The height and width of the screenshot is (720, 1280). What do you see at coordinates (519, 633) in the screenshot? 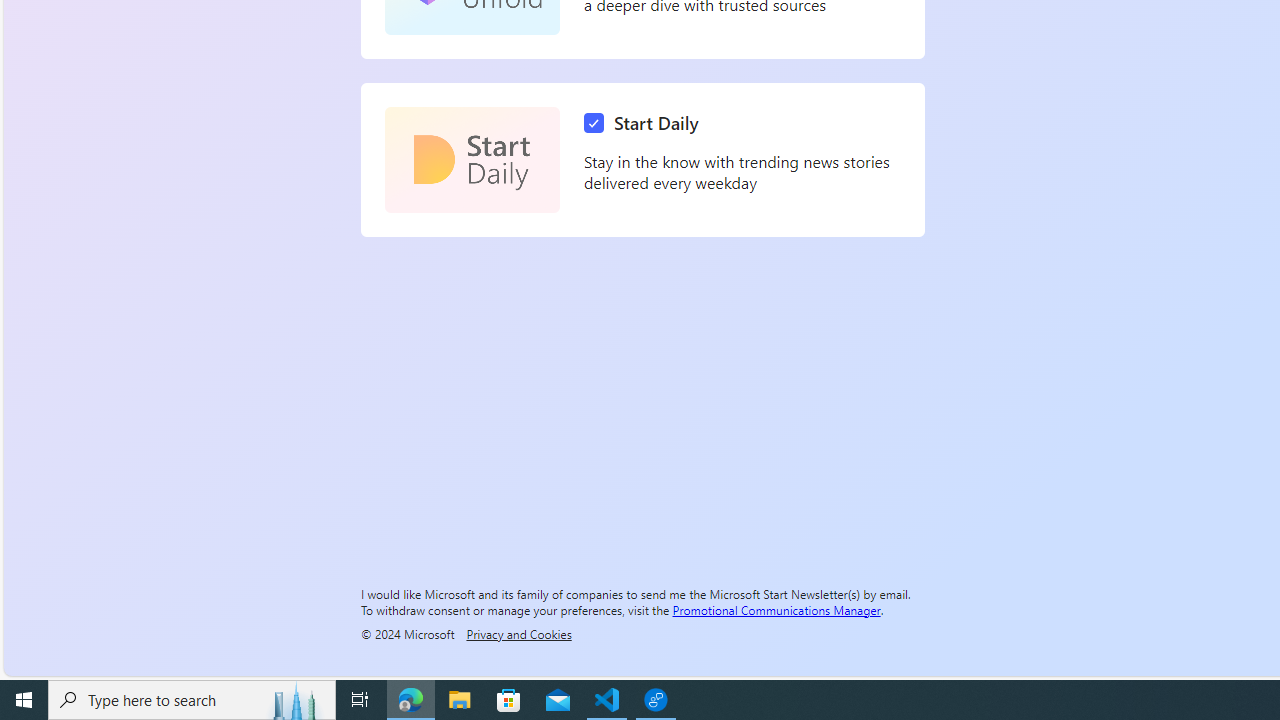
I see `'Privacy and Cookies'` at bounding box center [519, 633].